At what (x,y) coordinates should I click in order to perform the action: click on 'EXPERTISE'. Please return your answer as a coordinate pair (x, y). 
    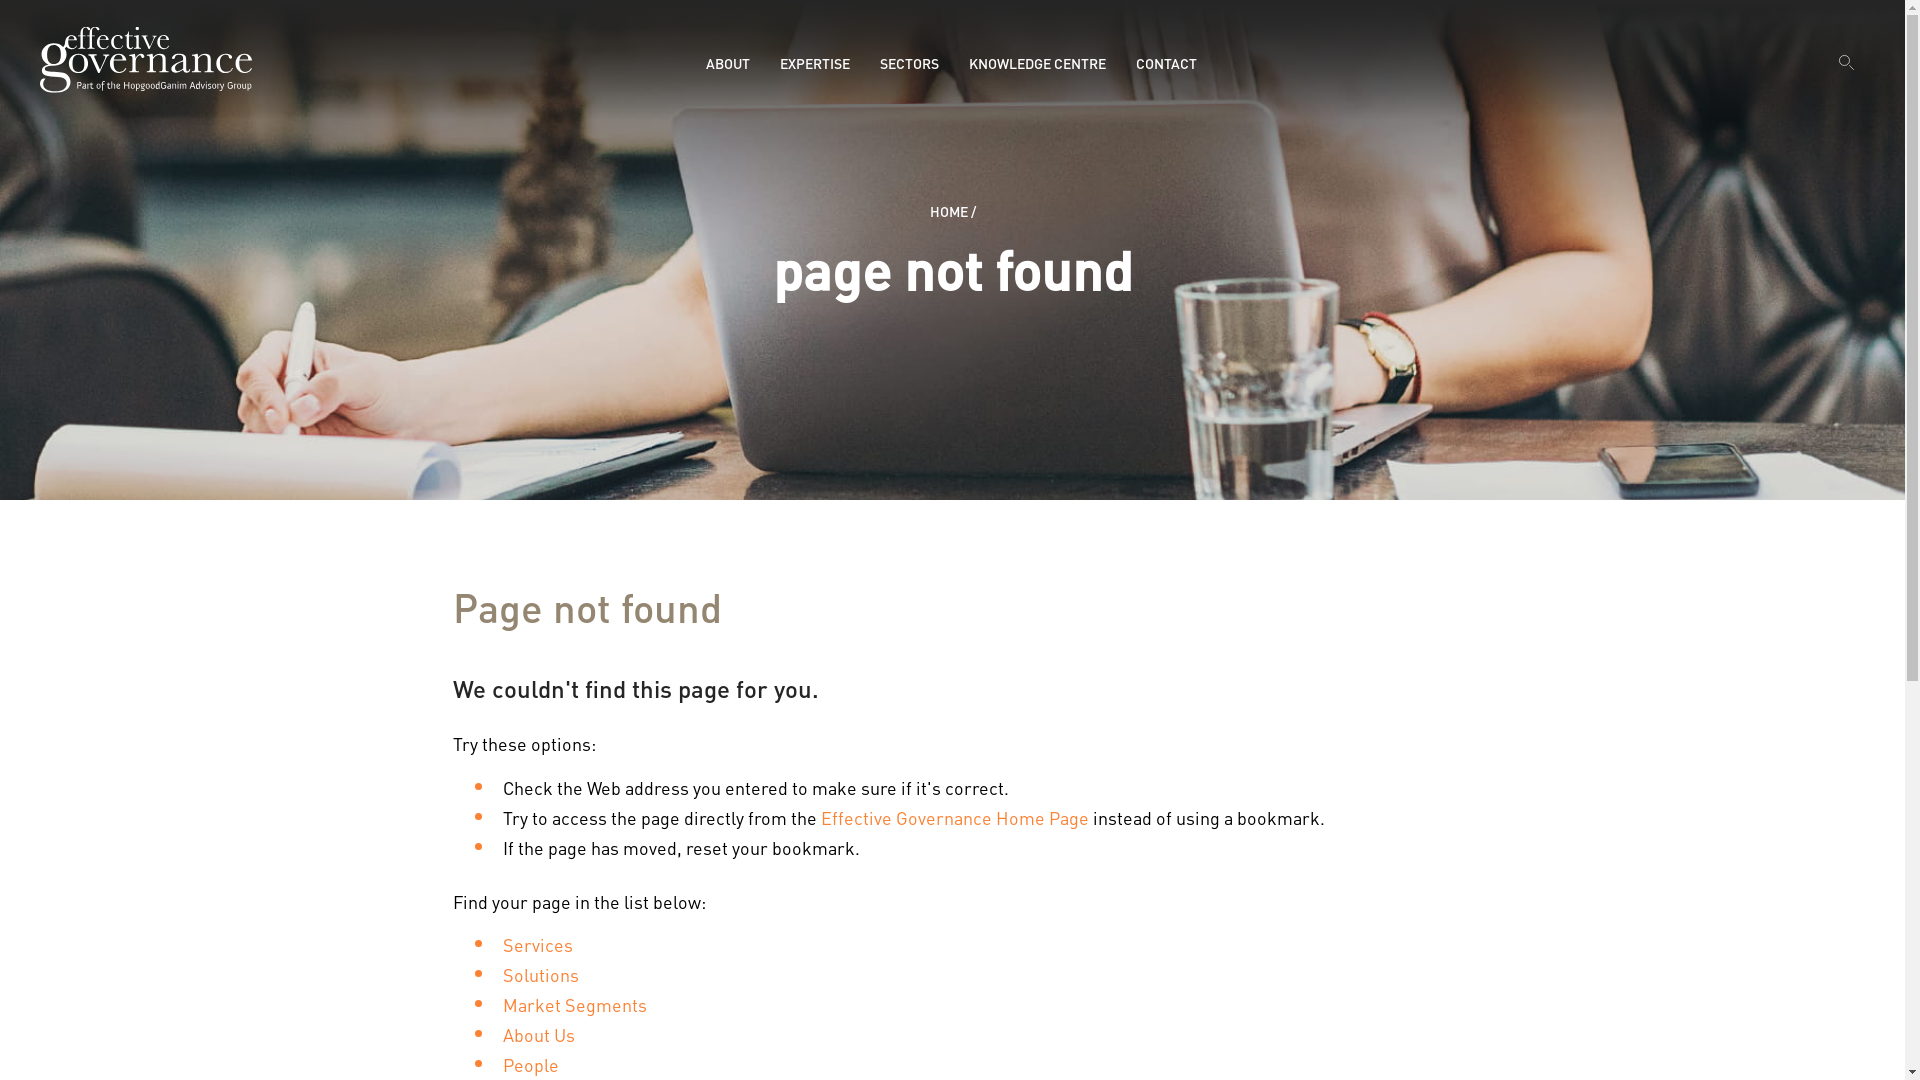
    Looking at the image, I should click on (778, 61).